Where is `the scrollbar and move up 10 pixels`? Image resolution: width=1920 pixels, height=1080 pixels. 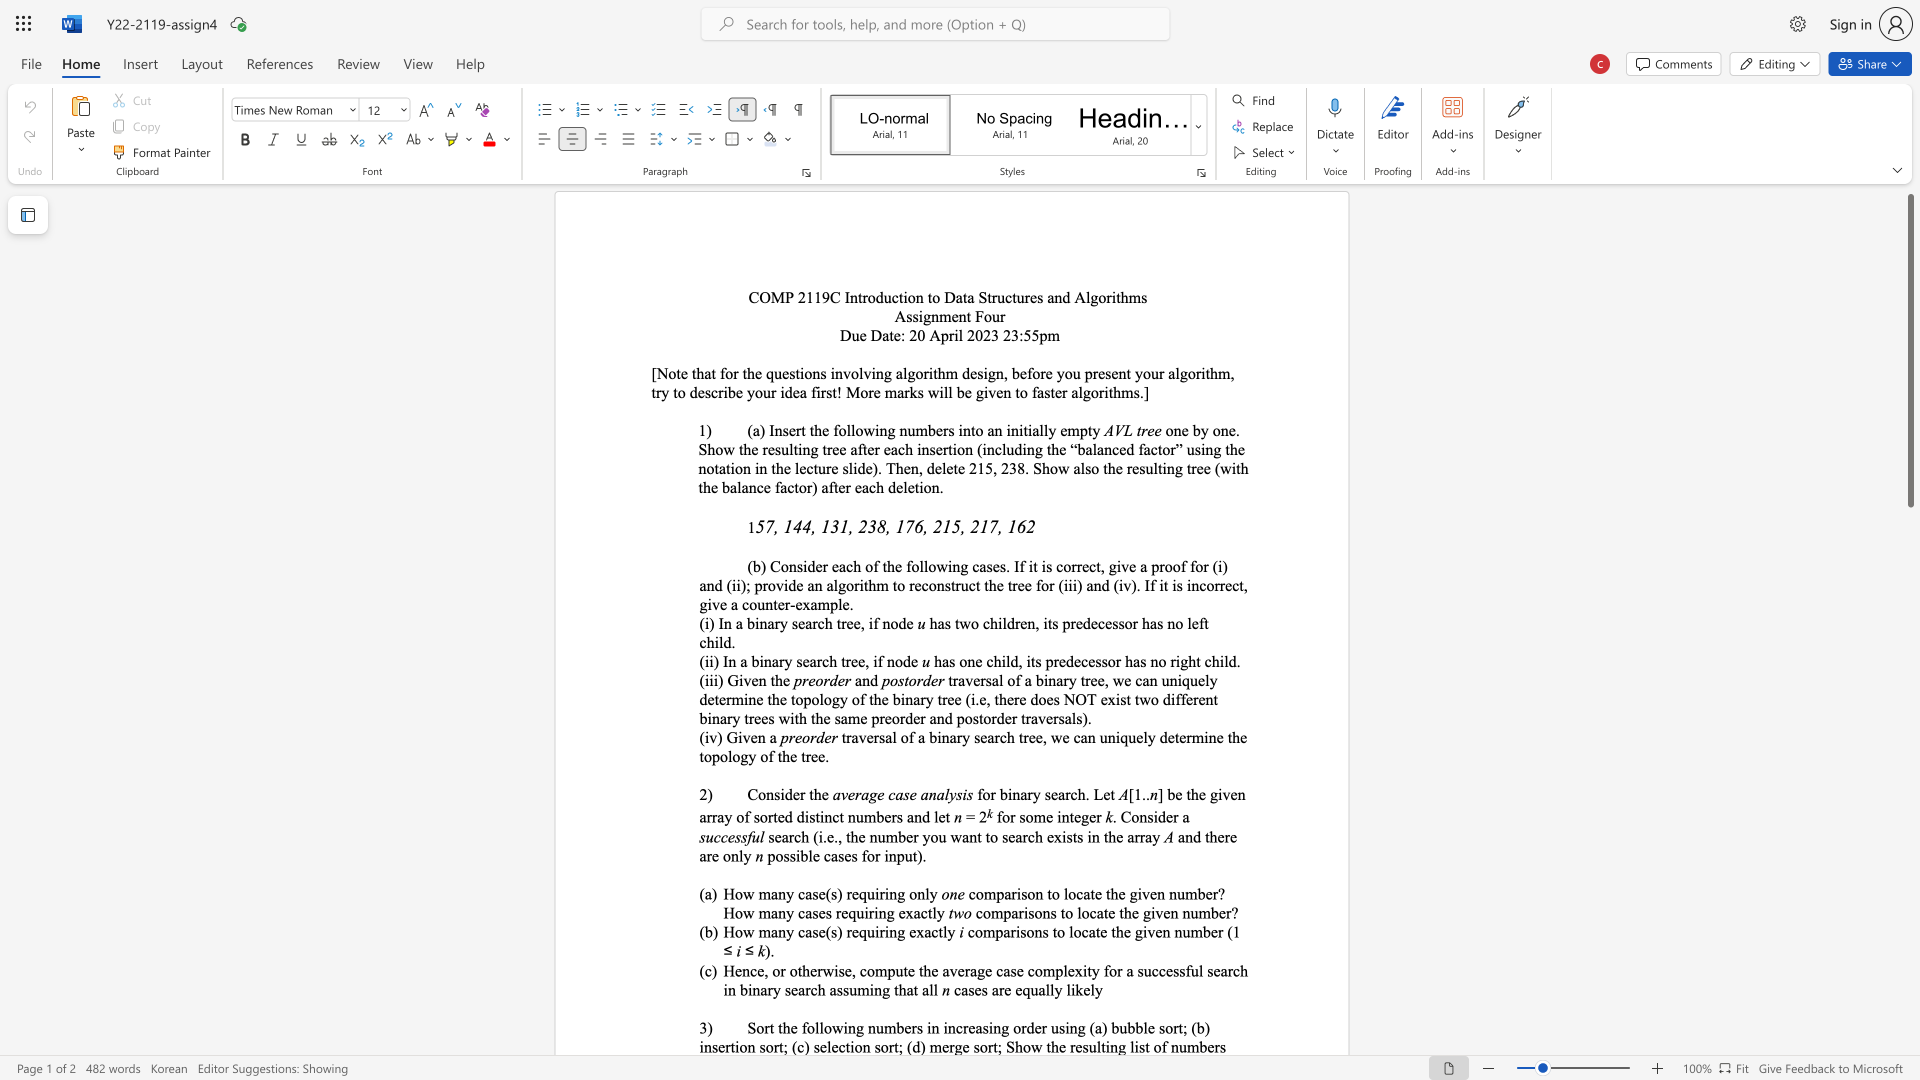
the scrollbar and move up 10 pixels is located at coordinates (1909, 350).